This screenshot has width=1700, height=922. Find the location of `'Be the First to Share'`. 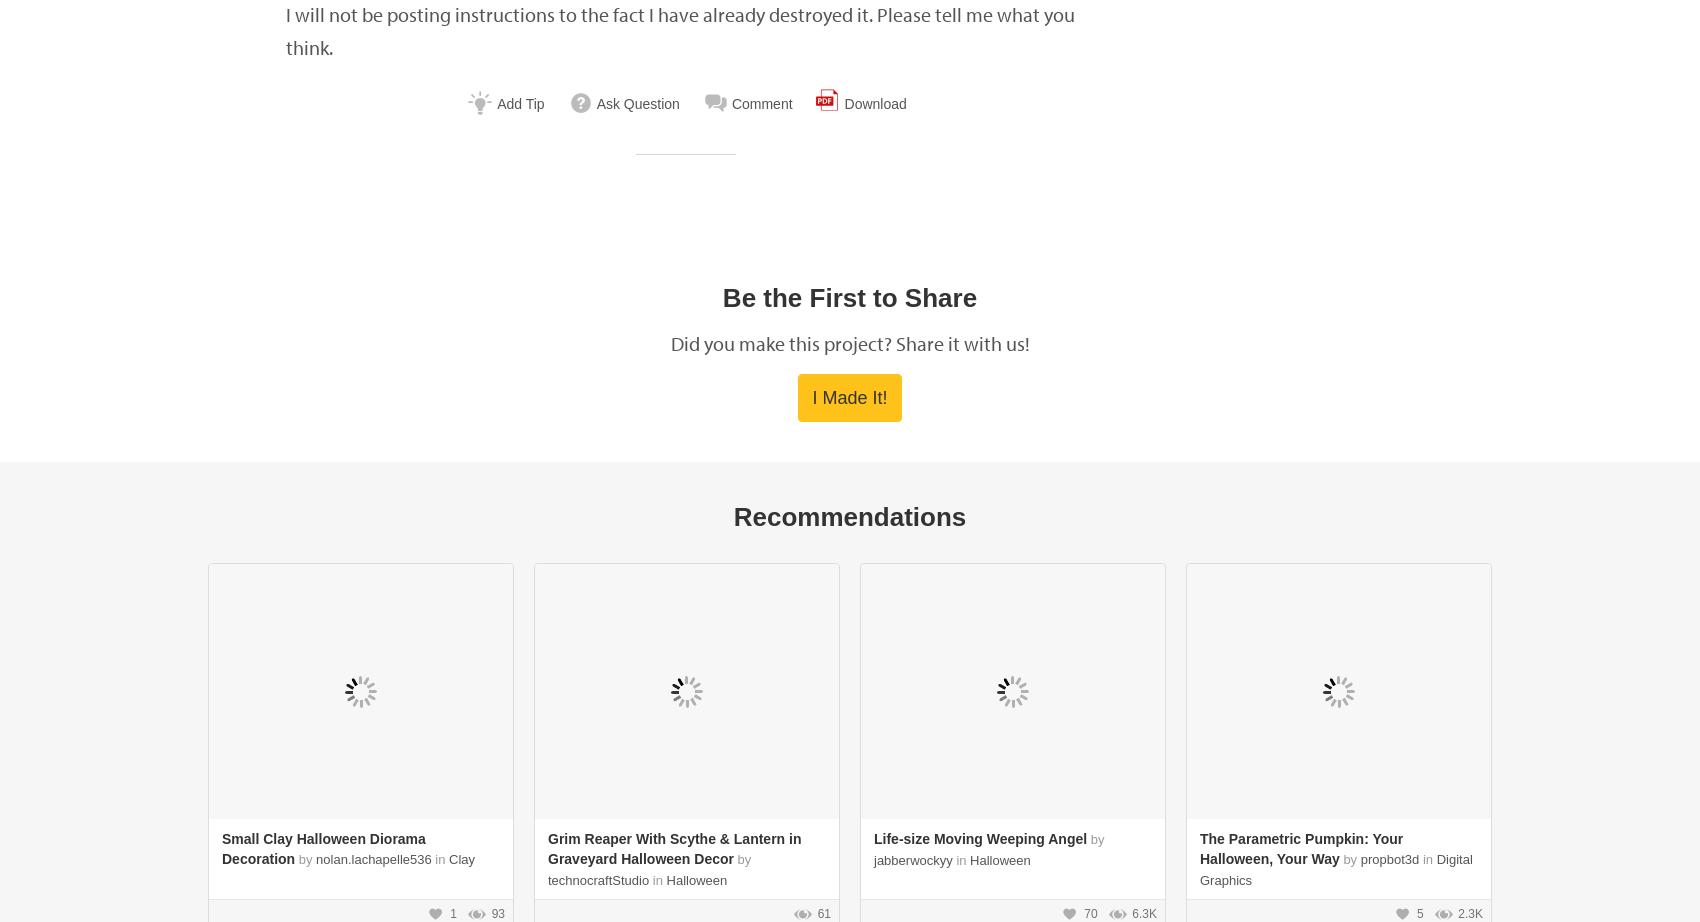

'Be the First to Share' is located at coordinates (721, 296).